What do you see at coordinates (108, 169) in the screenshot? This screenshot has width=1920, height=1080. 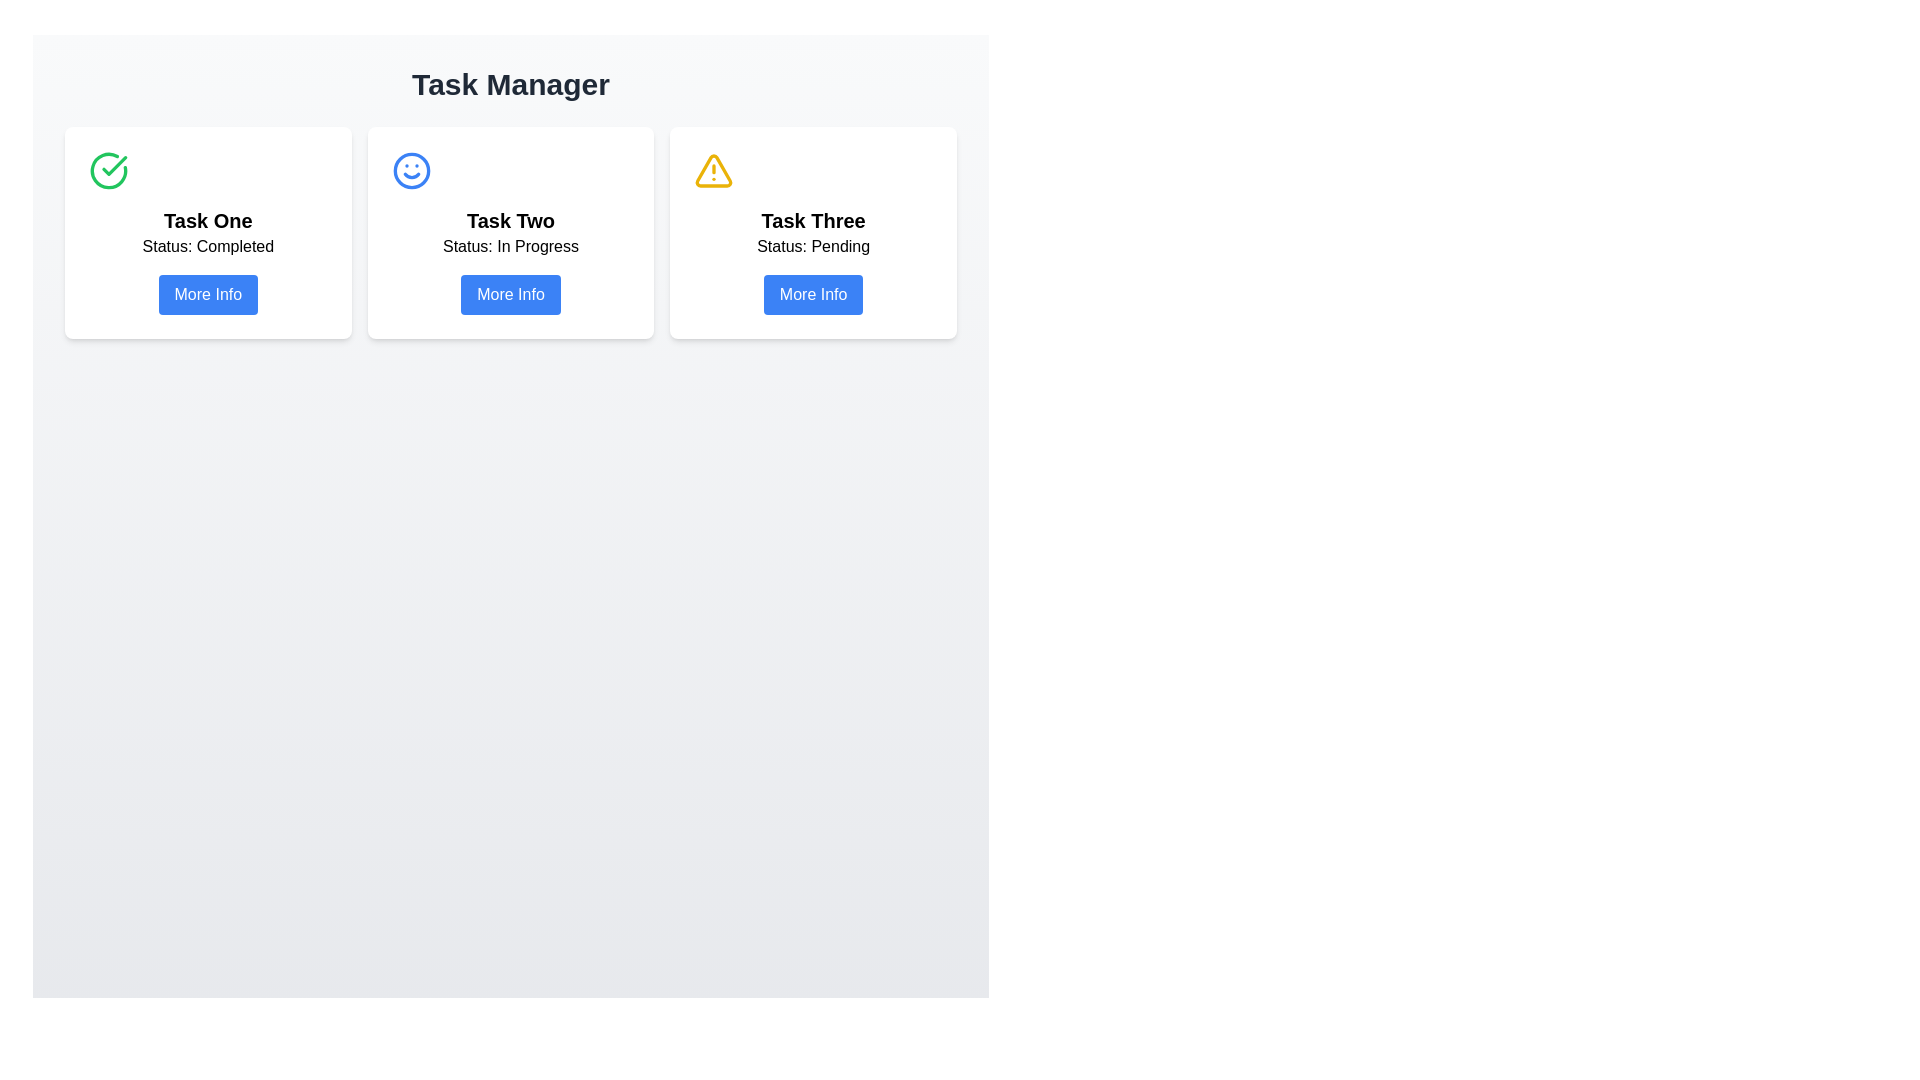 I see `the circular icon with a green outline and checkmark, located at the top-left corner of the 'Task One' card` at bounding box center [108, 169].